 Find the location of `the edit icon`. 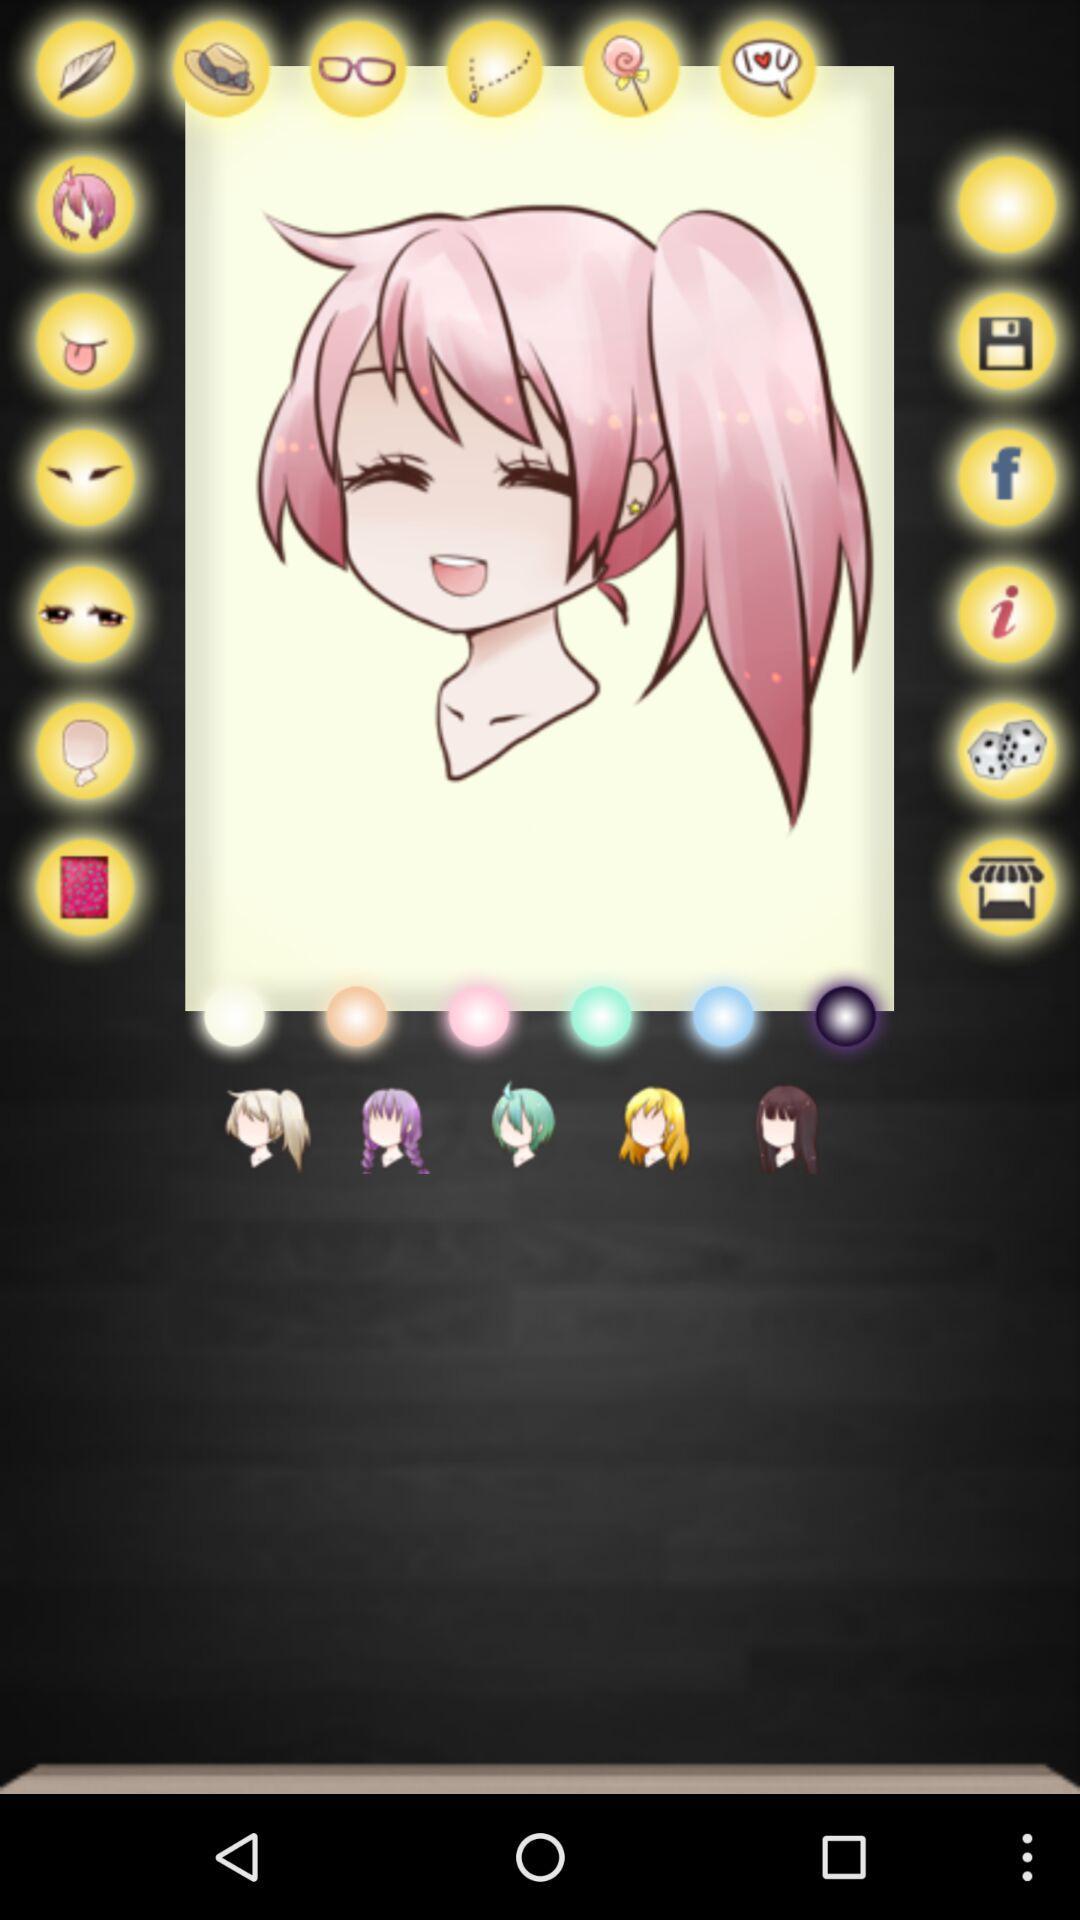

the edit icon is located at coordinates (83, 80).